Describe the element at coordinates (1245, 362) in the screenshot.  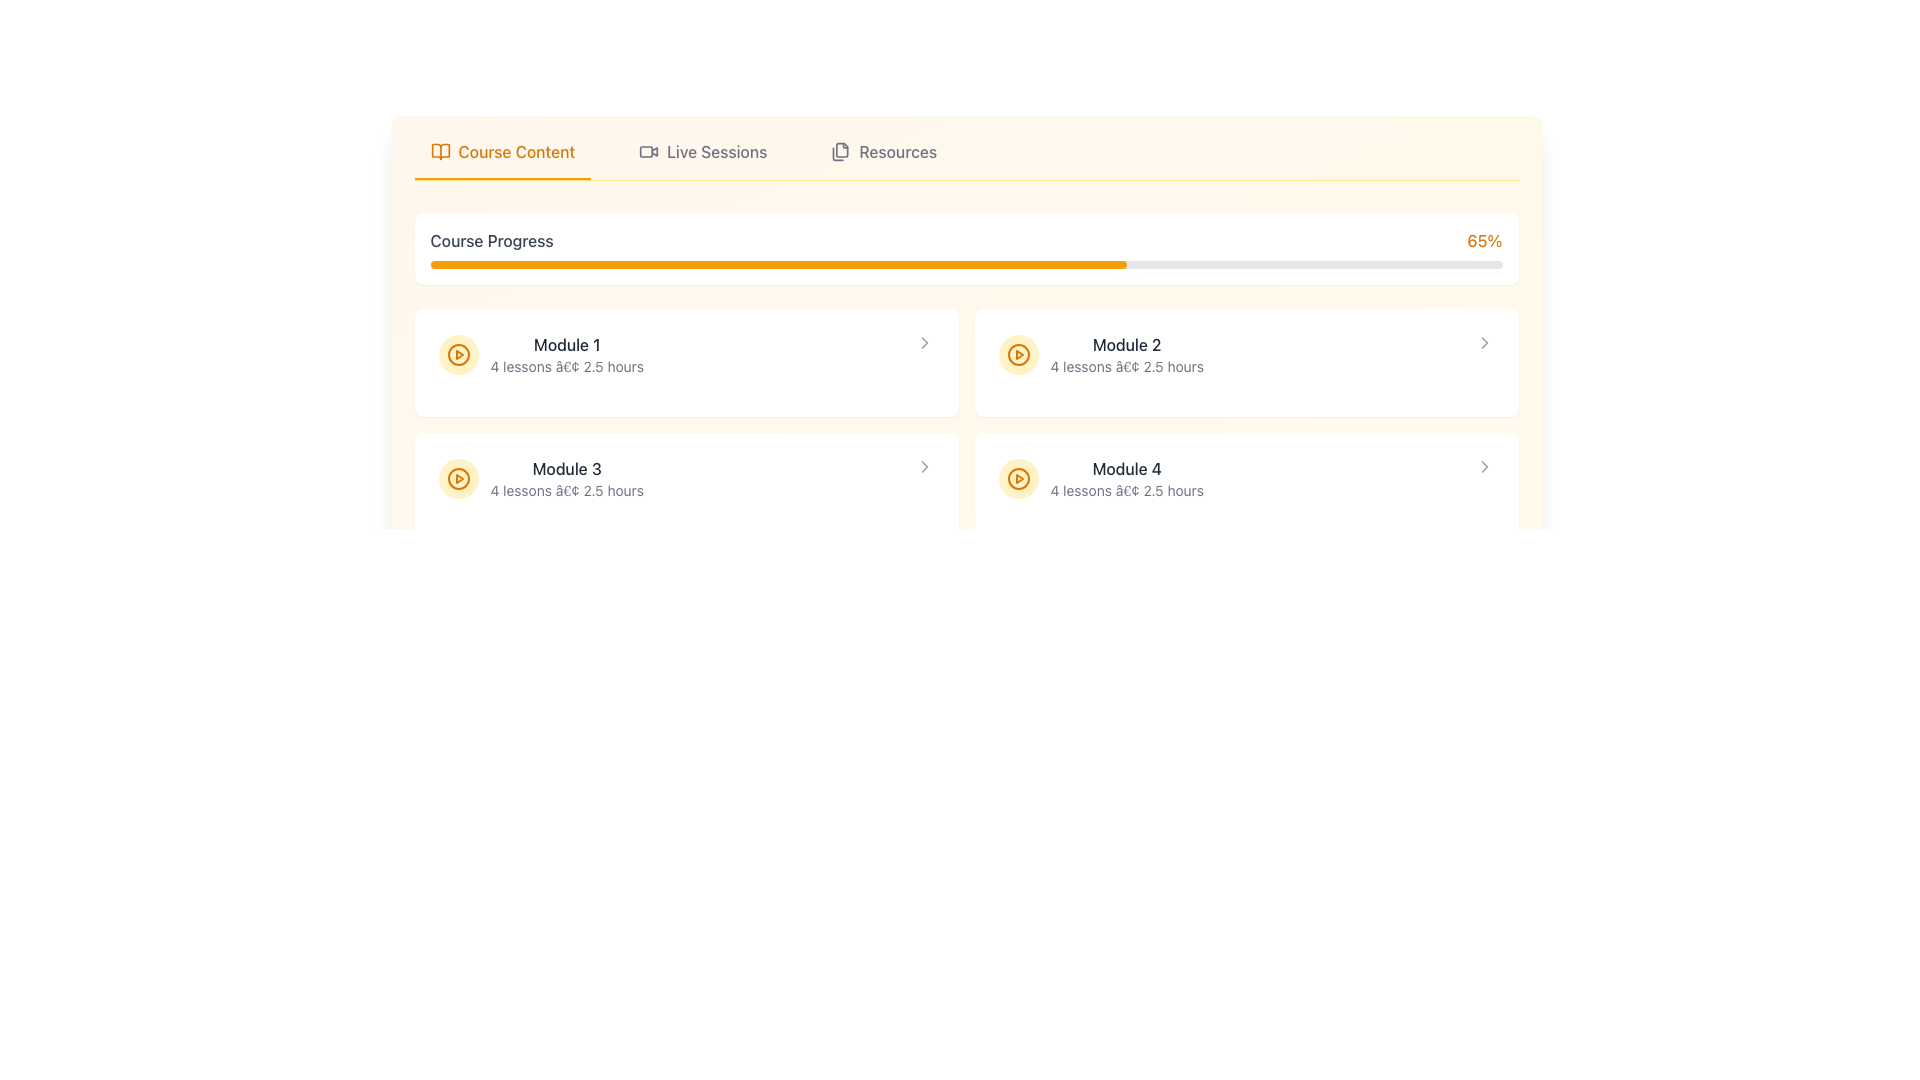
I see `the Card located in the upper-right section of the grid, which is the second card on the first row to the right of 'Module 1'` at that location.